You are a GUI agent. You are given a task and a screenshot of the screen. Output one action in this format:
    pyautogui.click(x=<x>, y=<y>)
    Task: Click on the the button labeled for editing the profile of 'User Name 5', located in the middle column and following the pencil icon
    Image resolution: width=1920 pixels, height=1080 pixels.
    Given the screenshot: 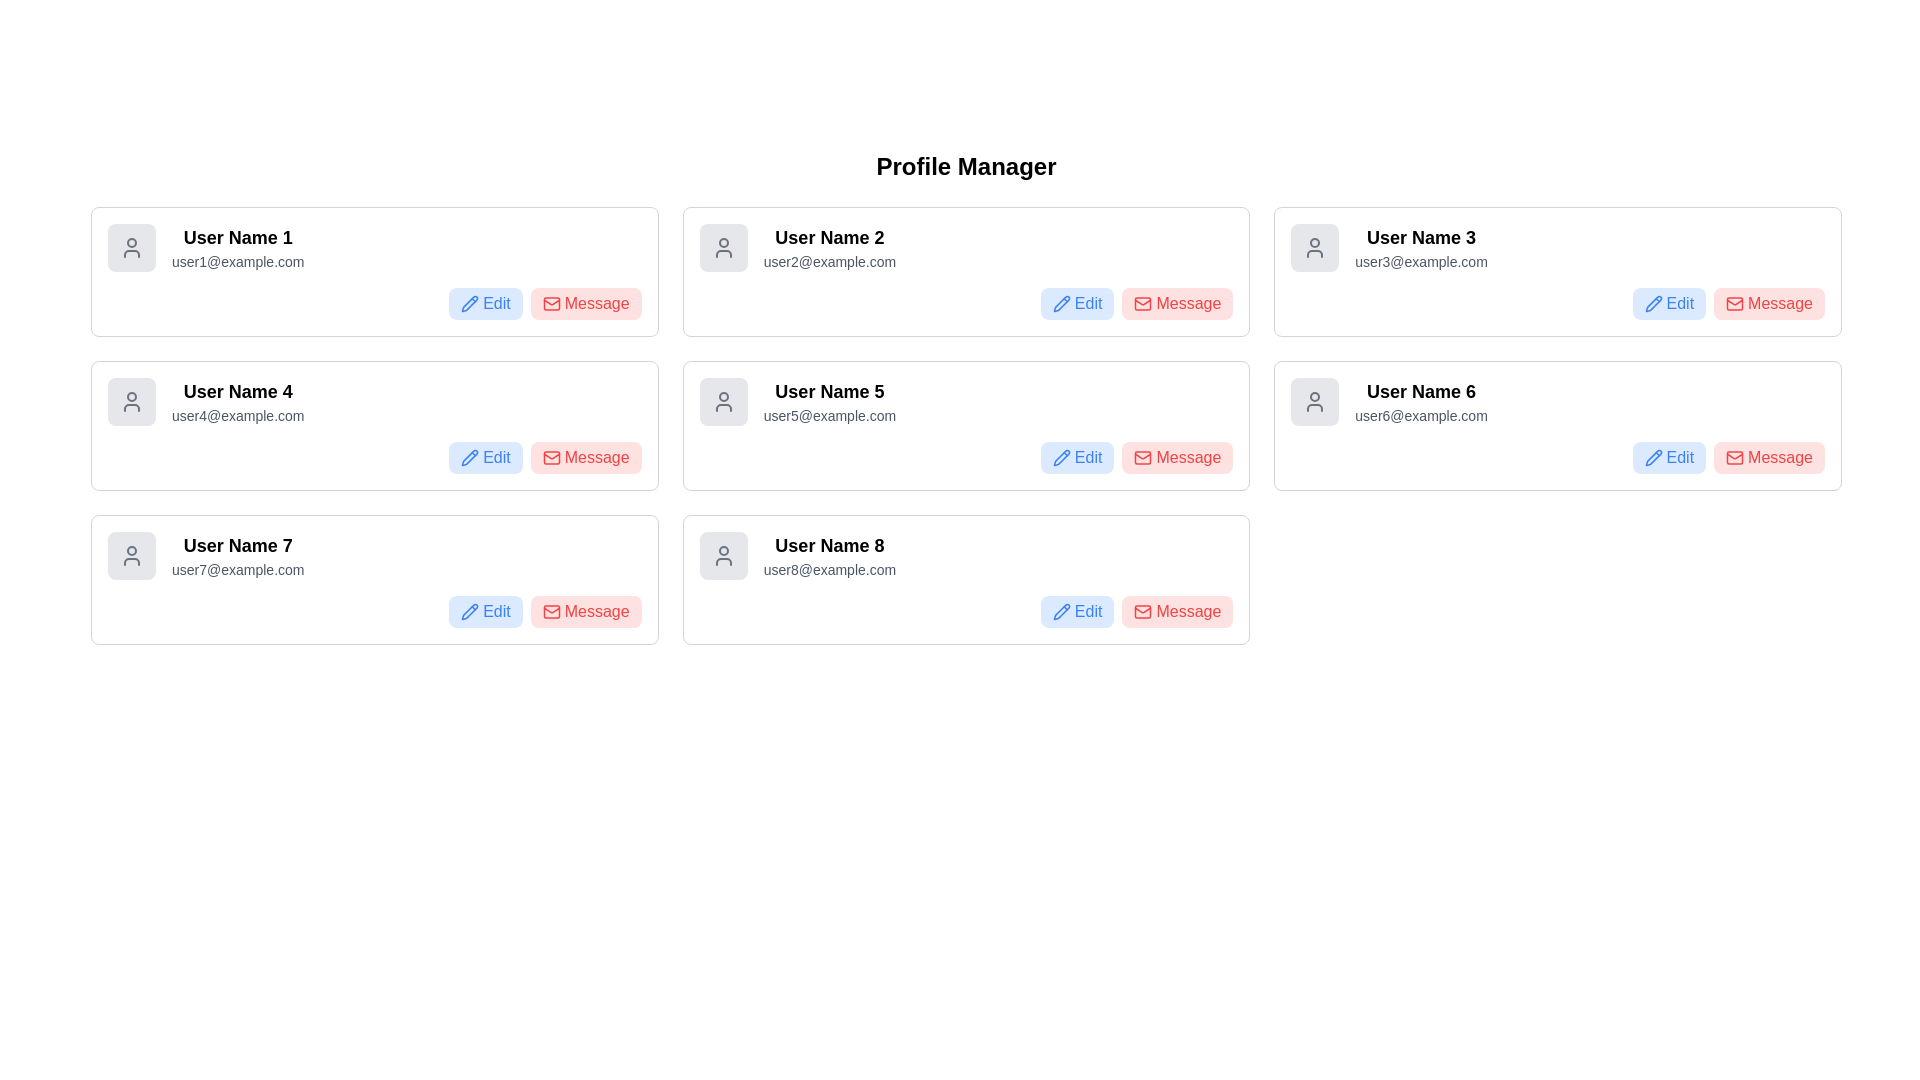 What is the action you would take?
    pyautogui.click(x=1087, y=458)
    